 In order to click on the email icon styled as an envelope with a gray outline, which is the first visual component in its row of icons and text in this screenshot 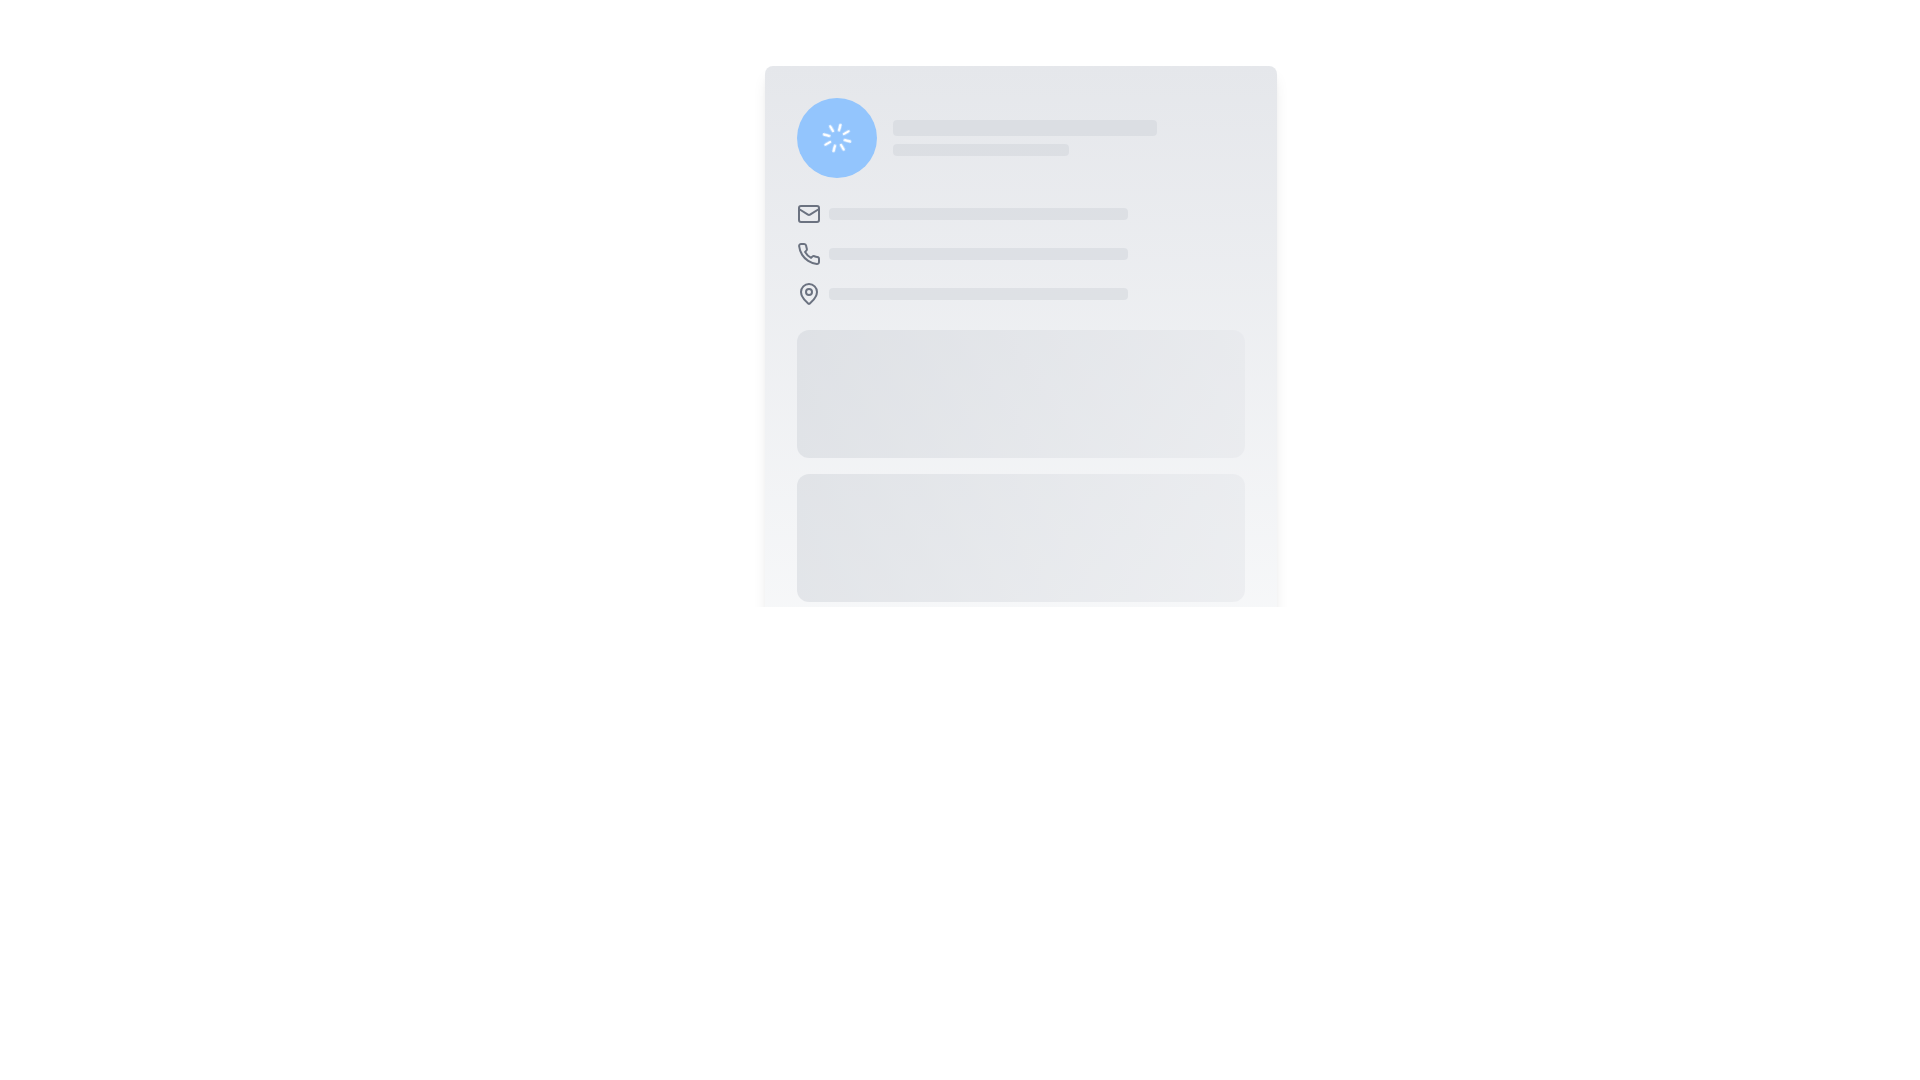, I will do `click(808, 213)`.